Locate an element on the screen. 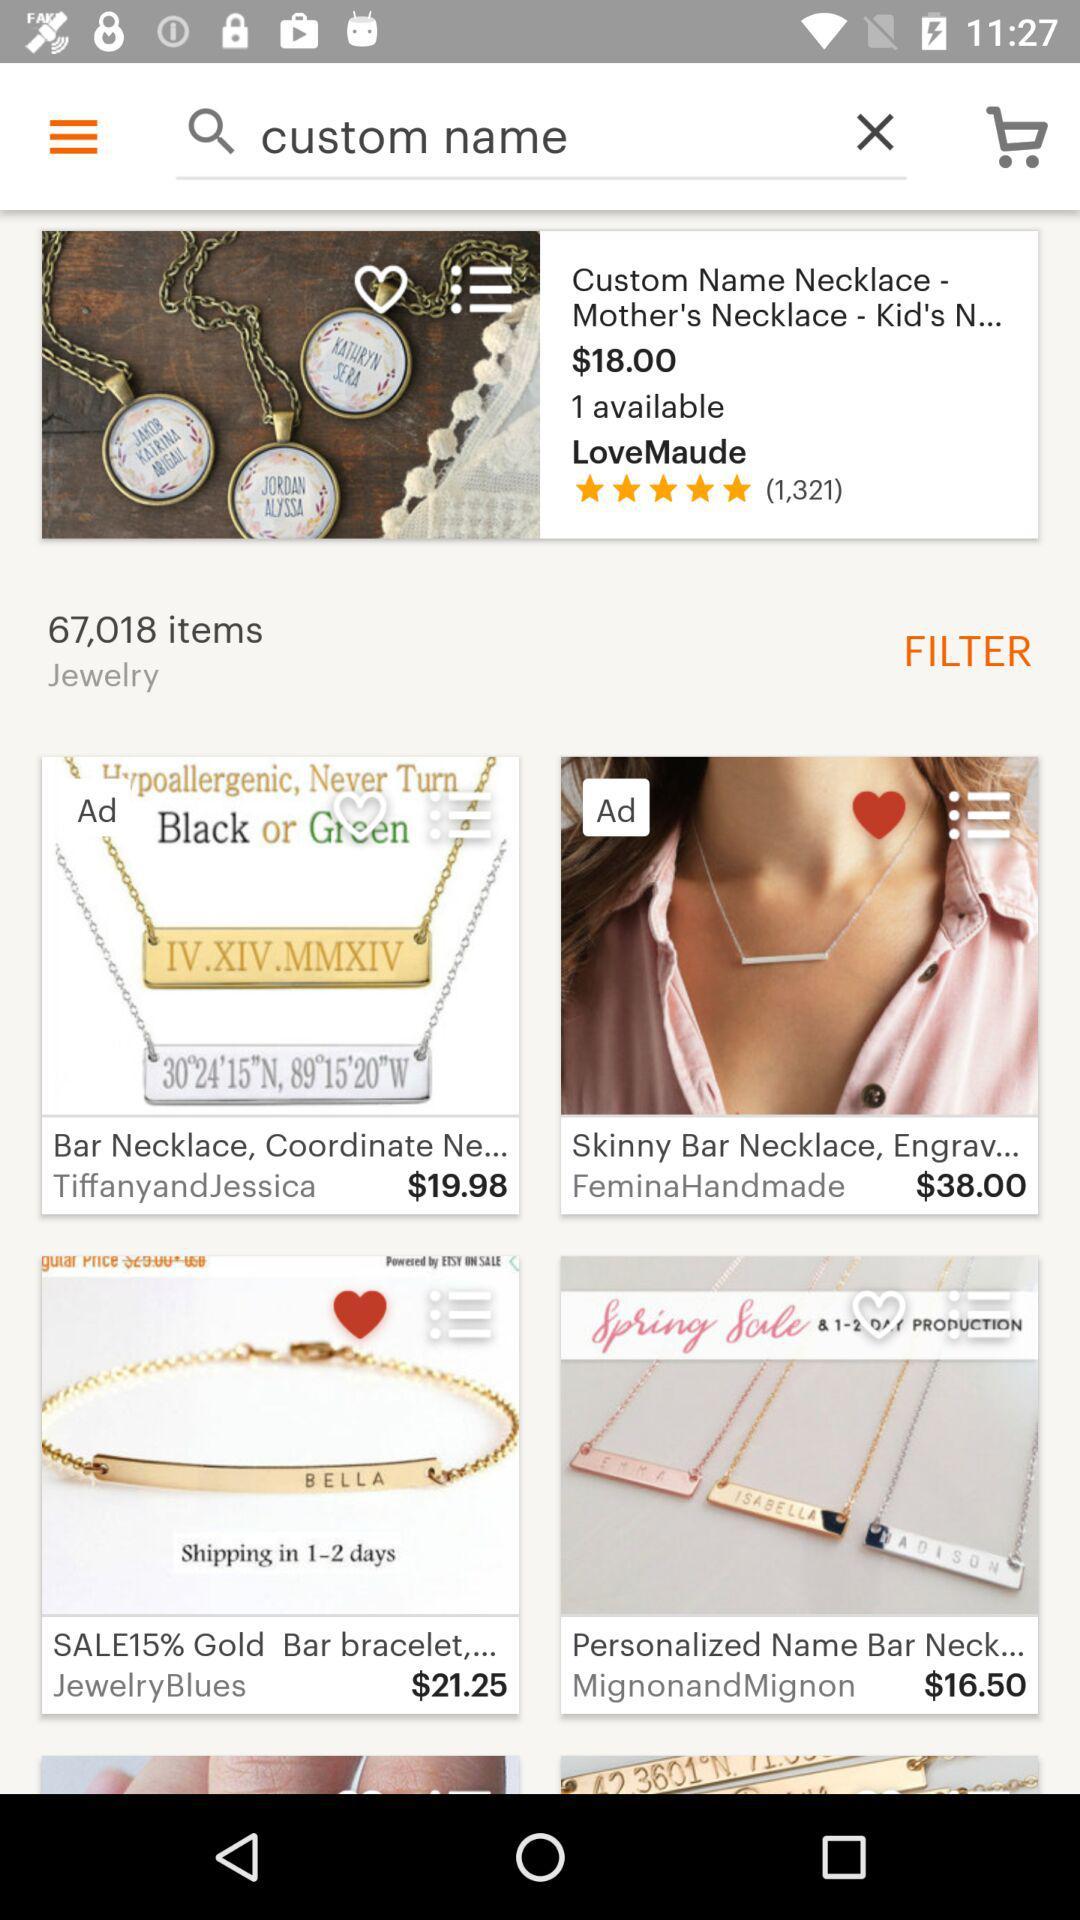  the image which has price 2125 is located at coordinates (280, 1484).